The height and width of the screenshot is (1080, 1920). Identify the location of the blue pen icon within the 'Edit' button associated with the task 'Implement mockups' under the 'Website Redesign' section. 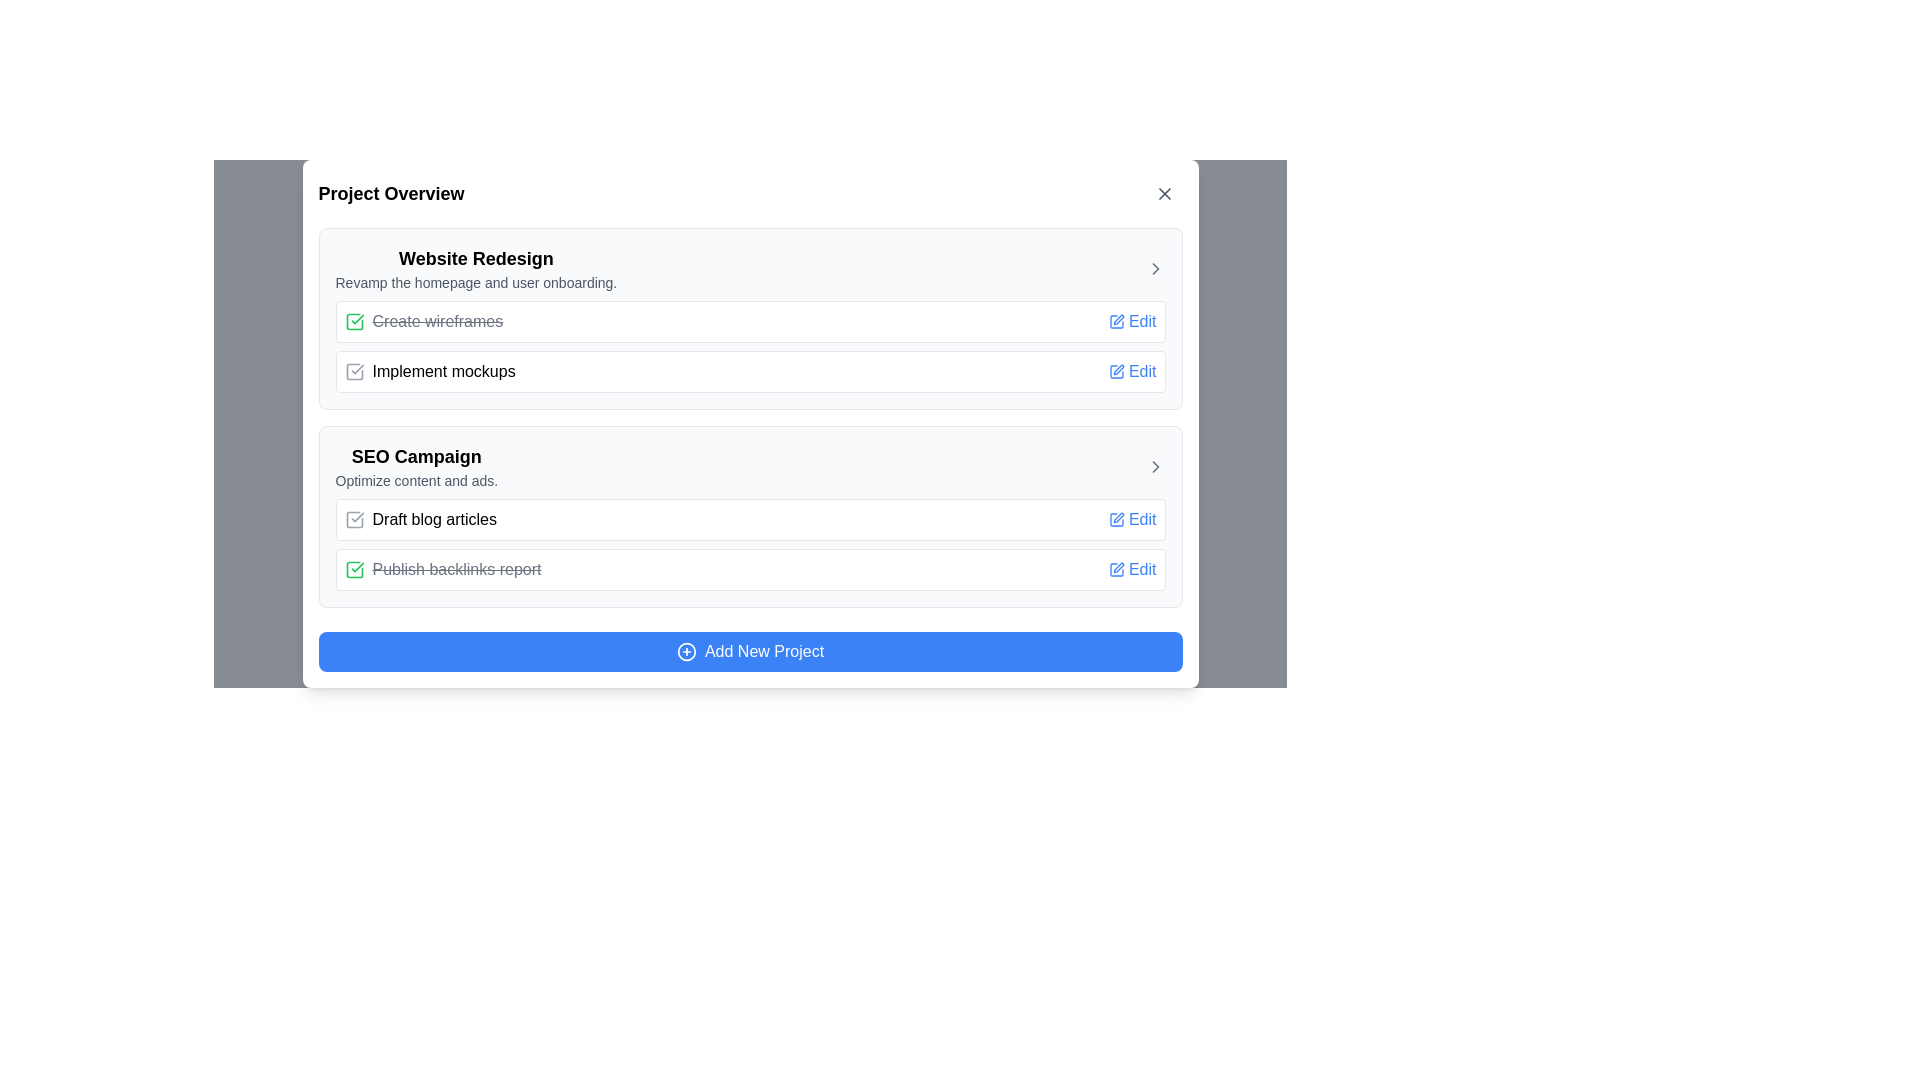
(1115, 371).